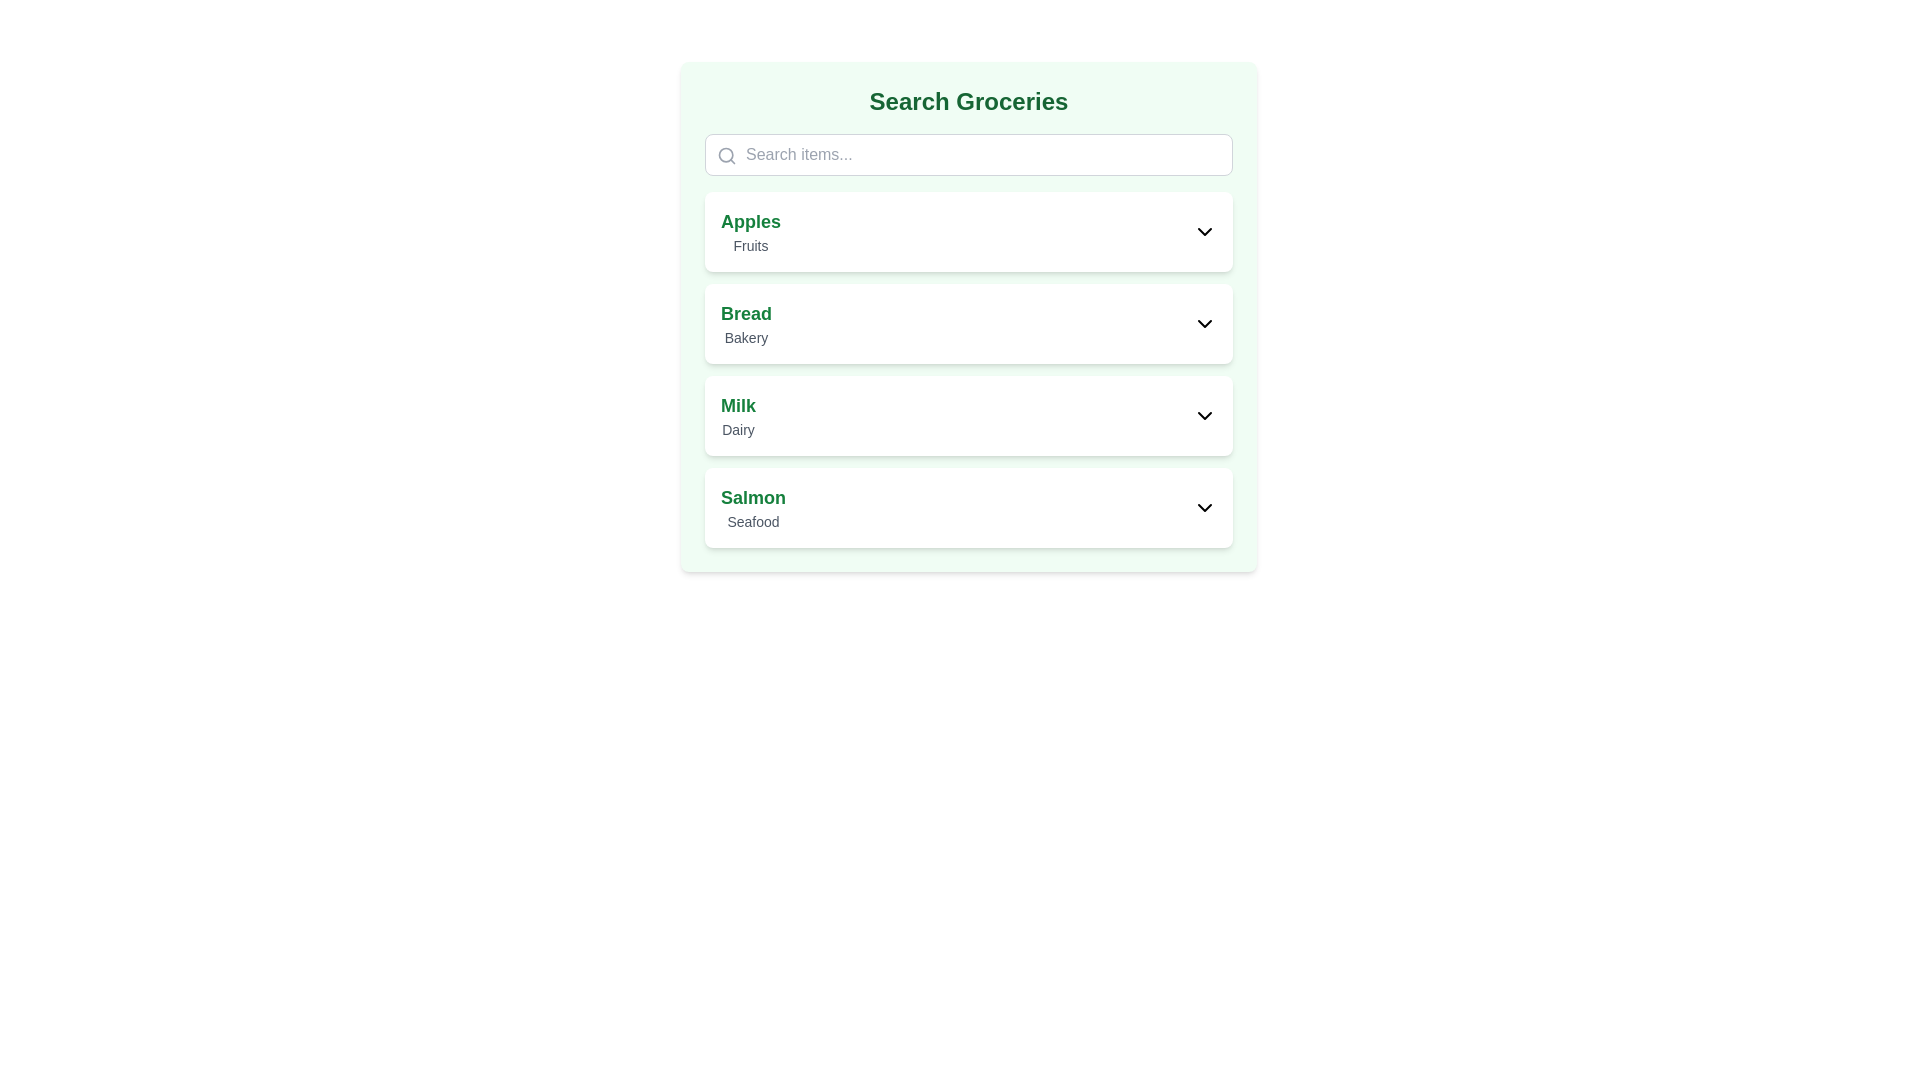  I want to click on the downward-pointing chevron icon located to the right of the 'Apples' item in the list, so click(1203, 230).